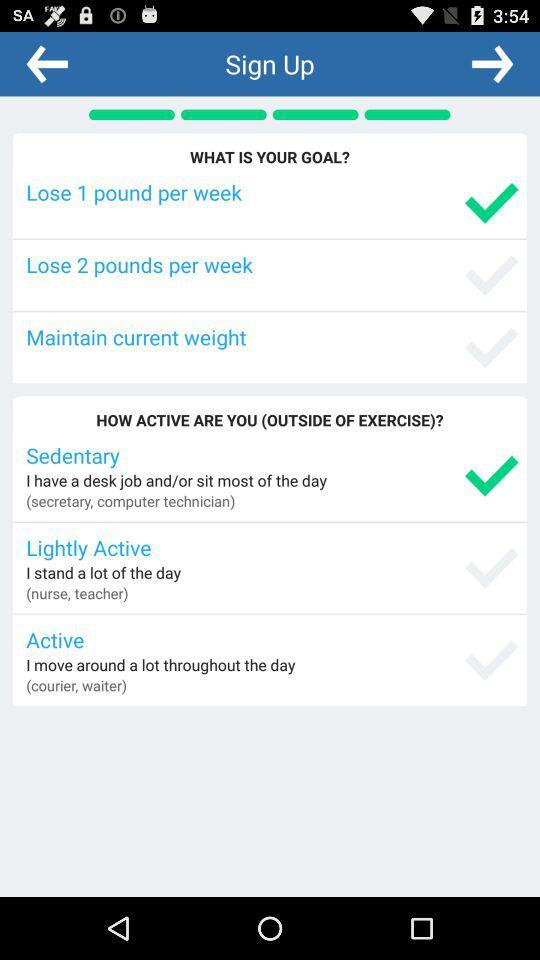  What do you see at coordinates (271, 263) in the screenshot?
I see `the lose 2 pounds icon` at bounding box center [271, 263].